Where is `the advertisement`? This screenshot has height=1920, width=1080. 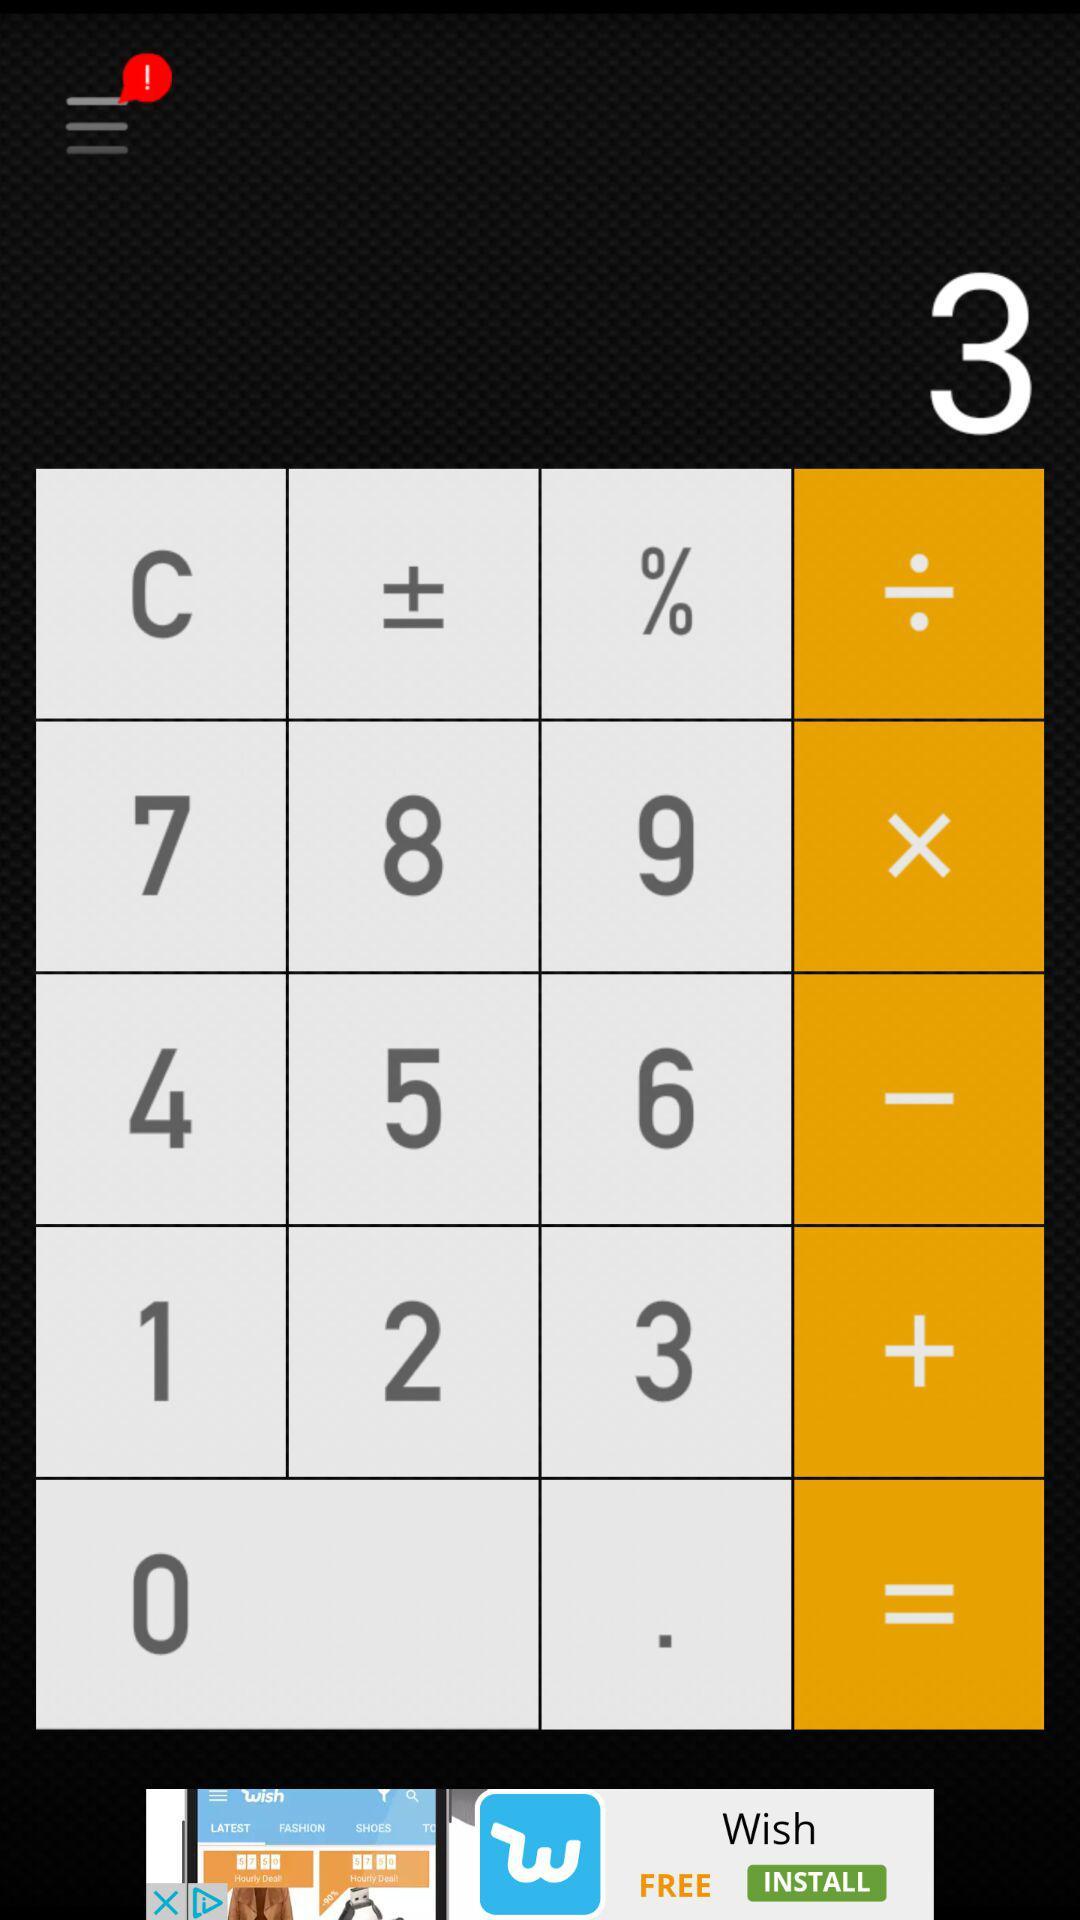
the advertisement is located at coordinates (540, 1853).